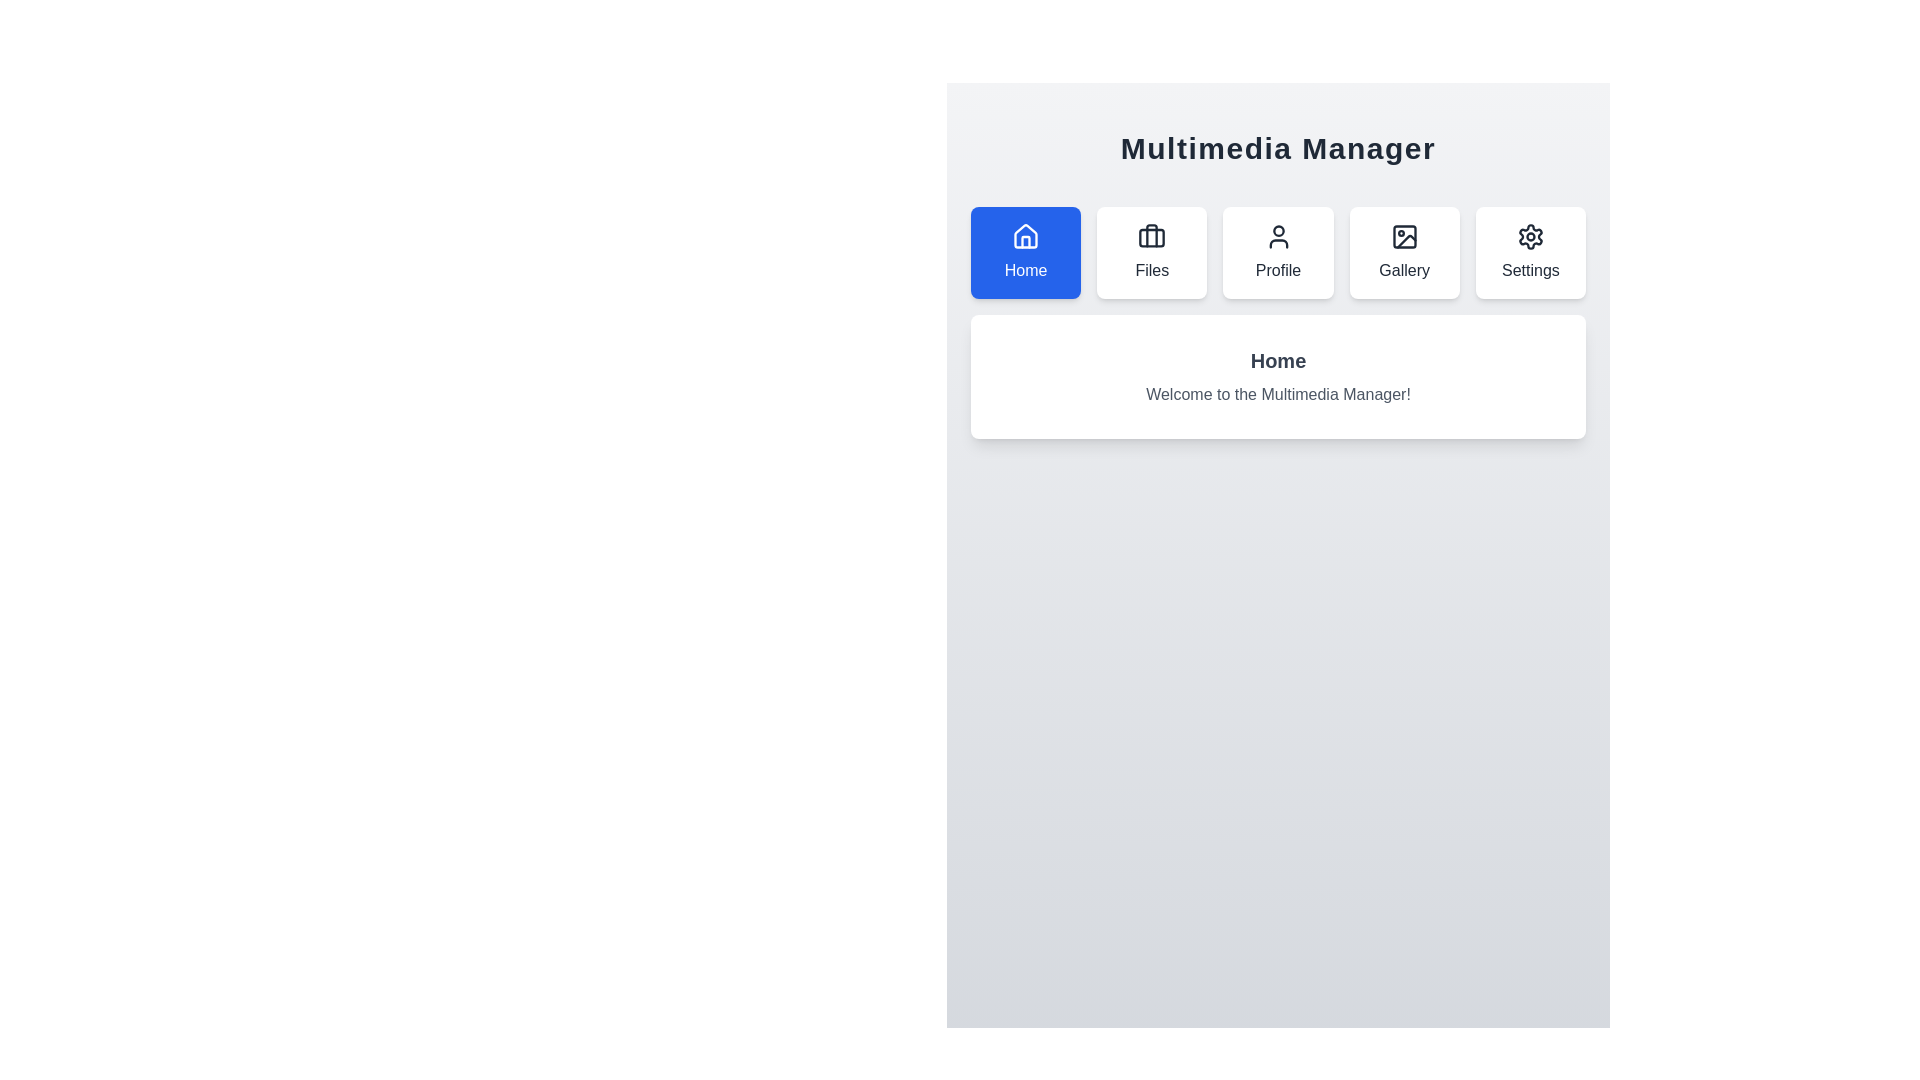  What do you see at coordinates (1403, 235) in the screenshot?
I see `the Gallery icon located in the main navigation bar, centered above the text label 'Gallery'` at bounding box center [1403, 235].